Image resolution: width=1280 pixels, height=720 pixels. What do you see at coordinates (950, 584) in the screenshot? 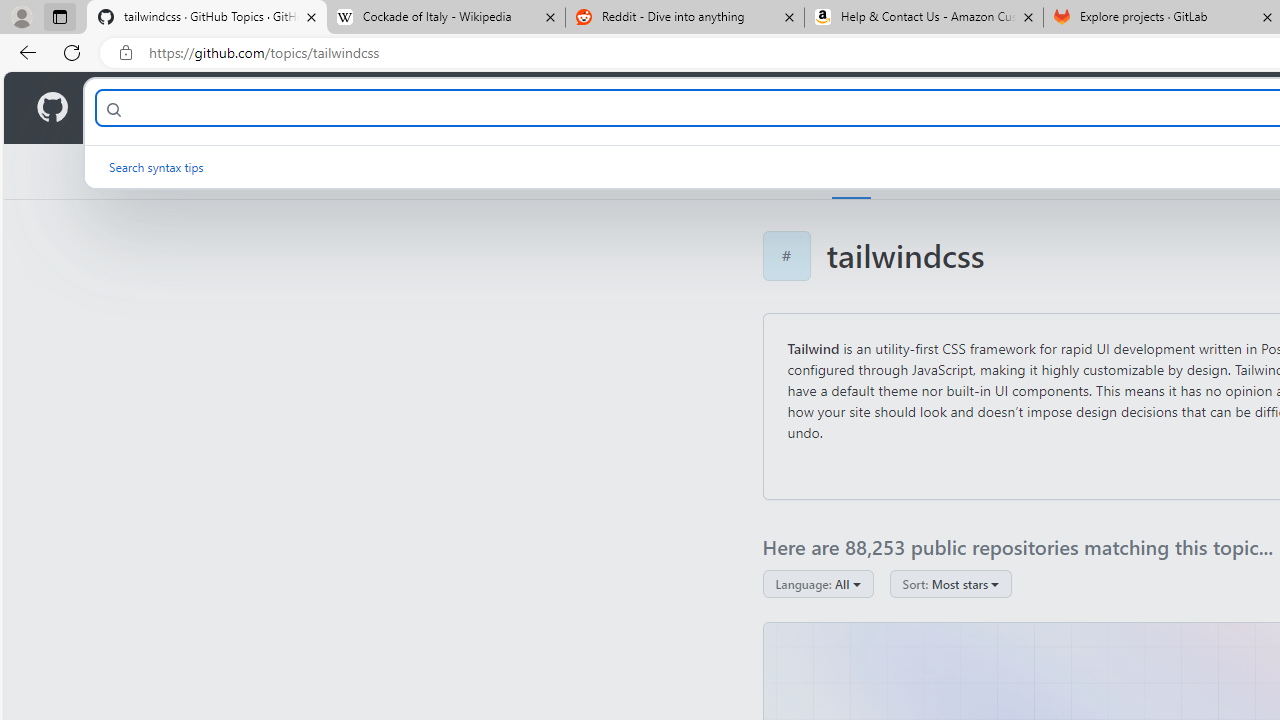
I see `'Sort: Most stars'` at bounding box center [950, 584].